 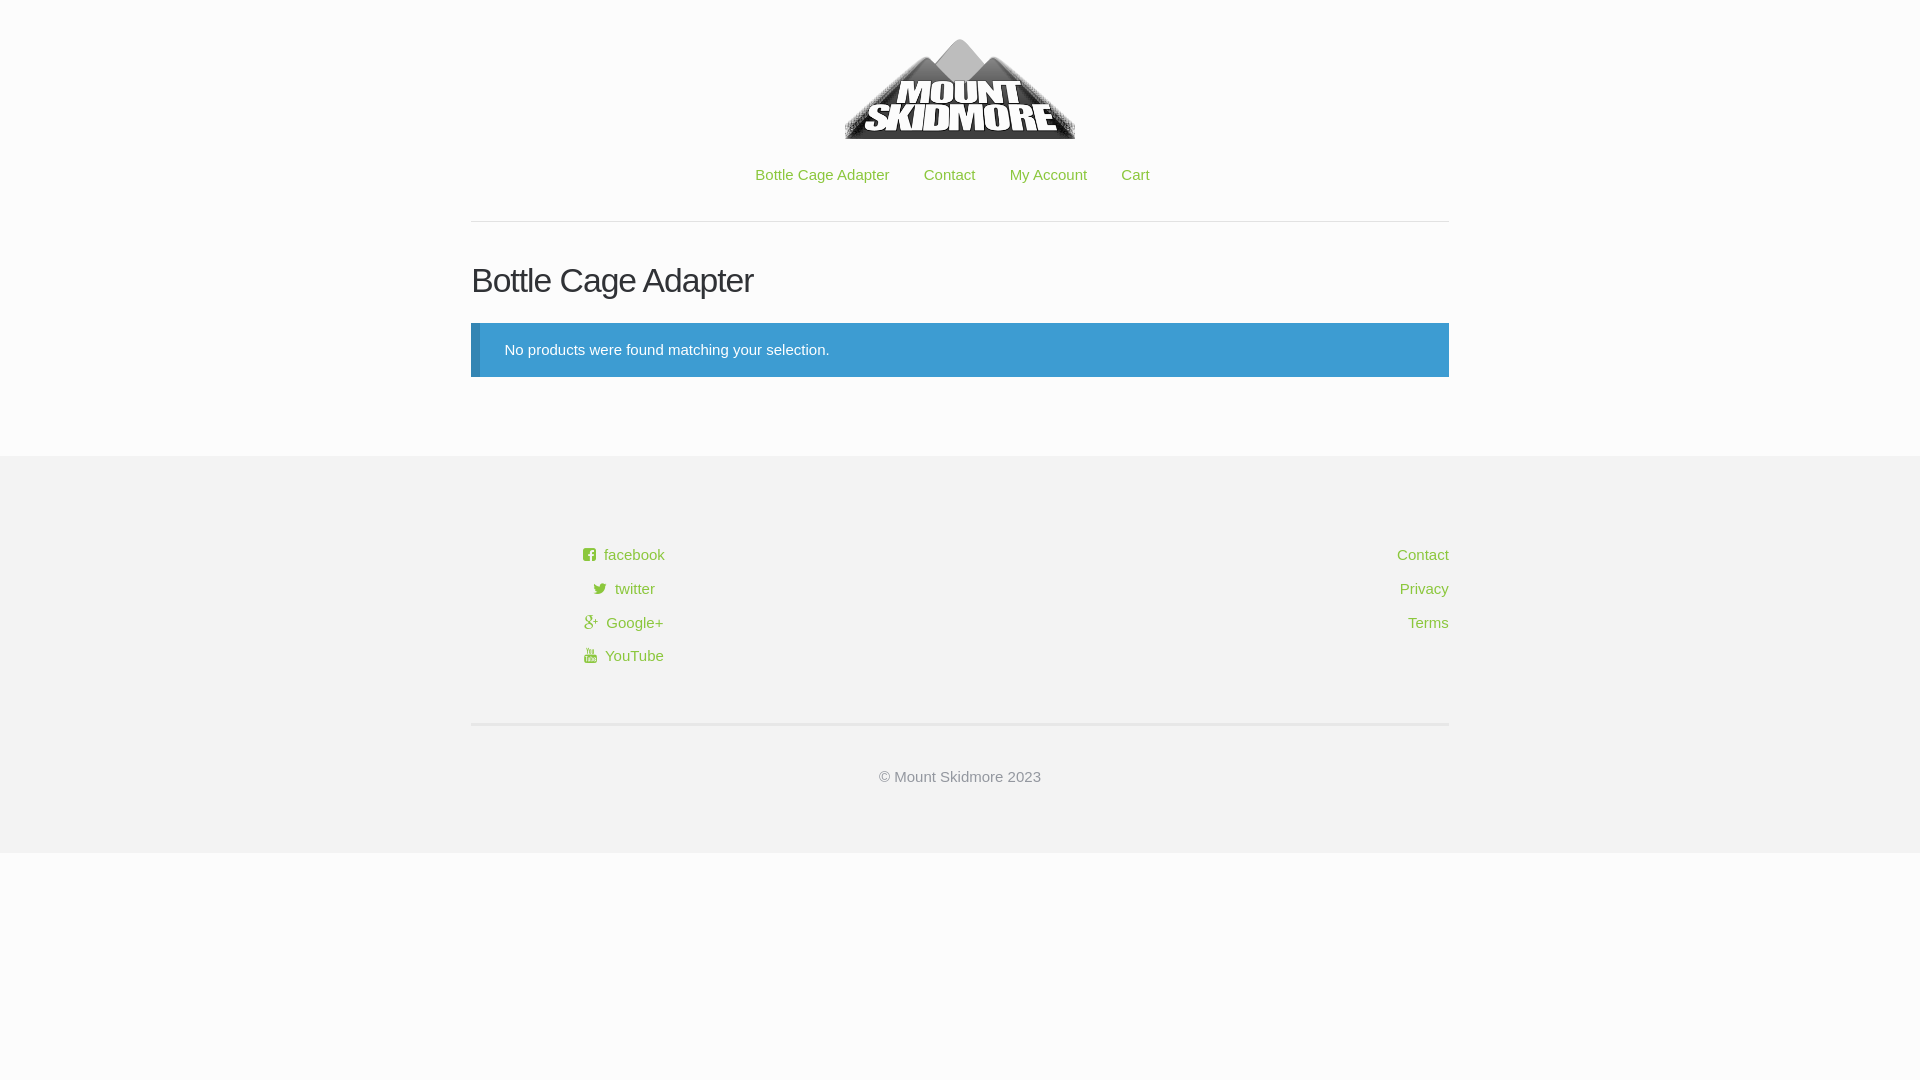 I want to click on 'Google+', so click(x=583, y=621).